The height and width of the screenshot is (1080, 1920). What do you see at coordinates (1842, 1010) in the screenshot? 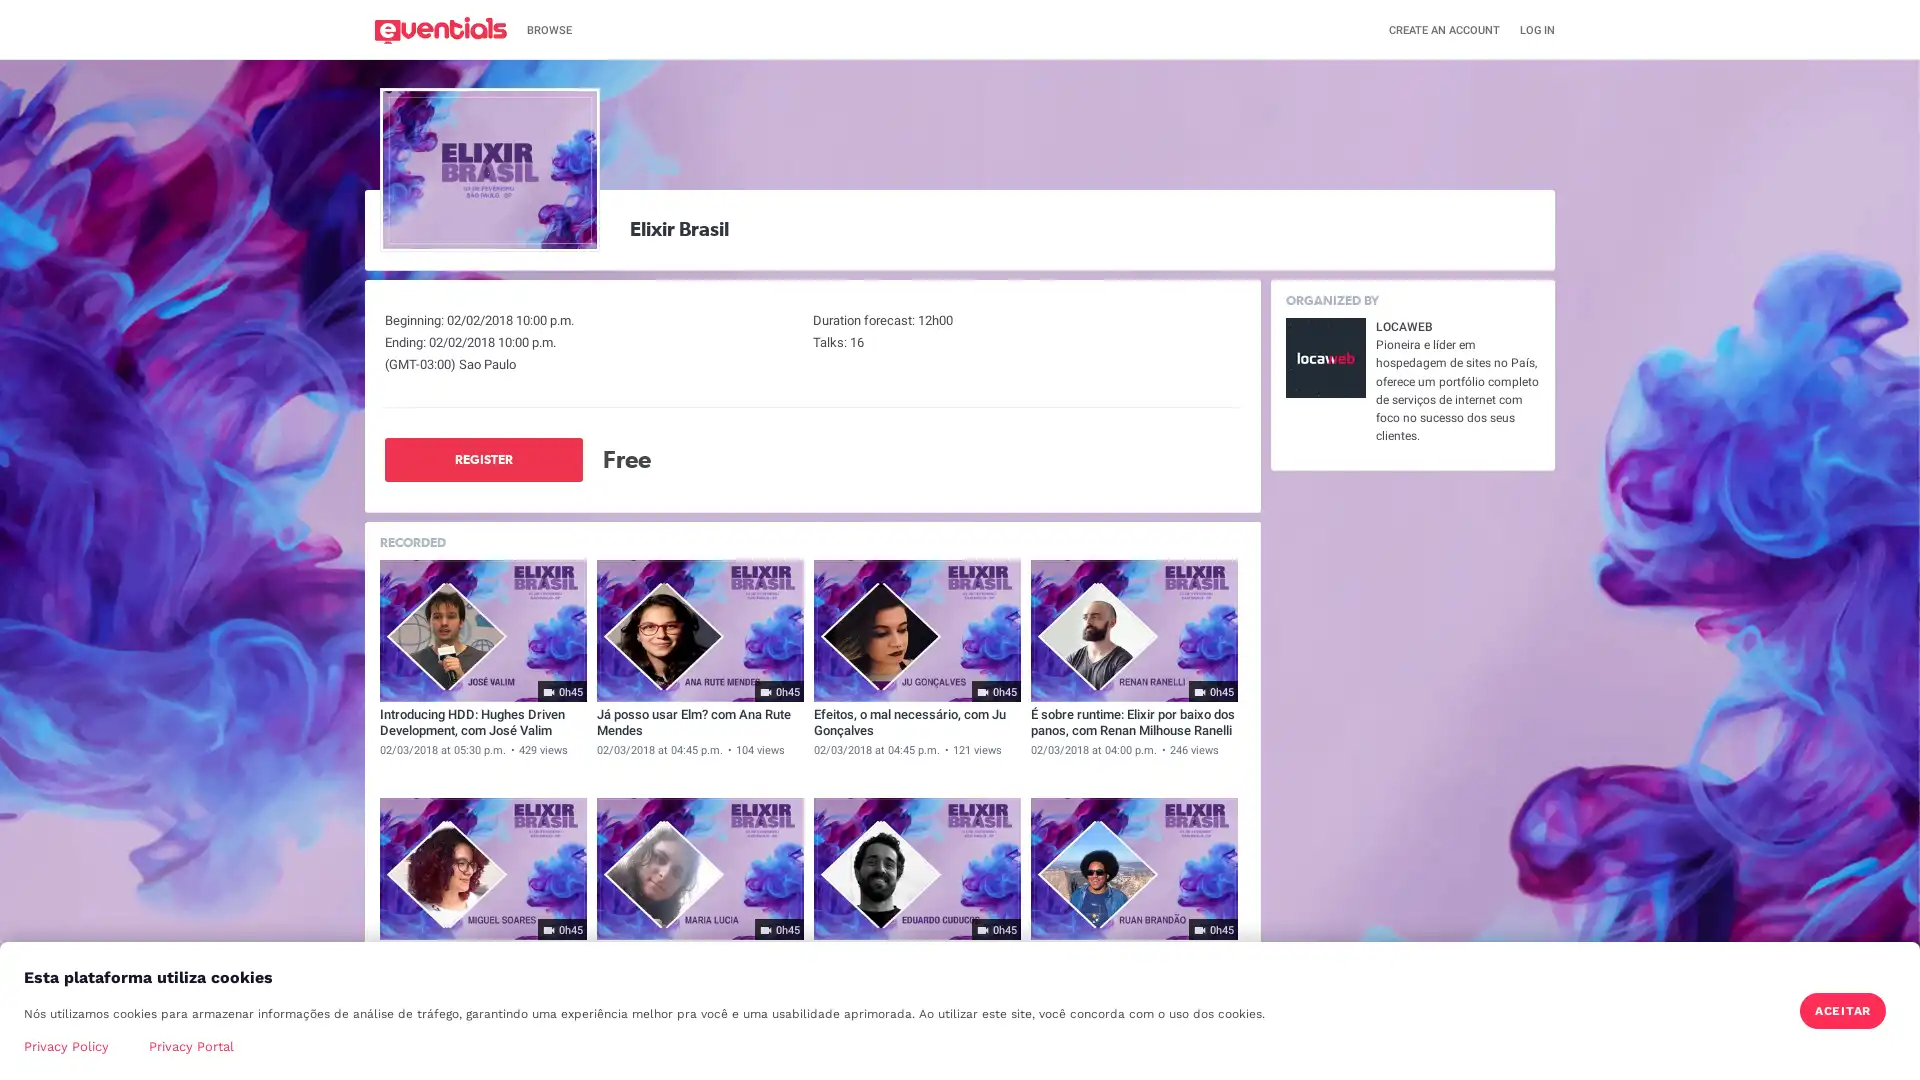
I see `ACEITAR` at bounding box center [1842, 1010].